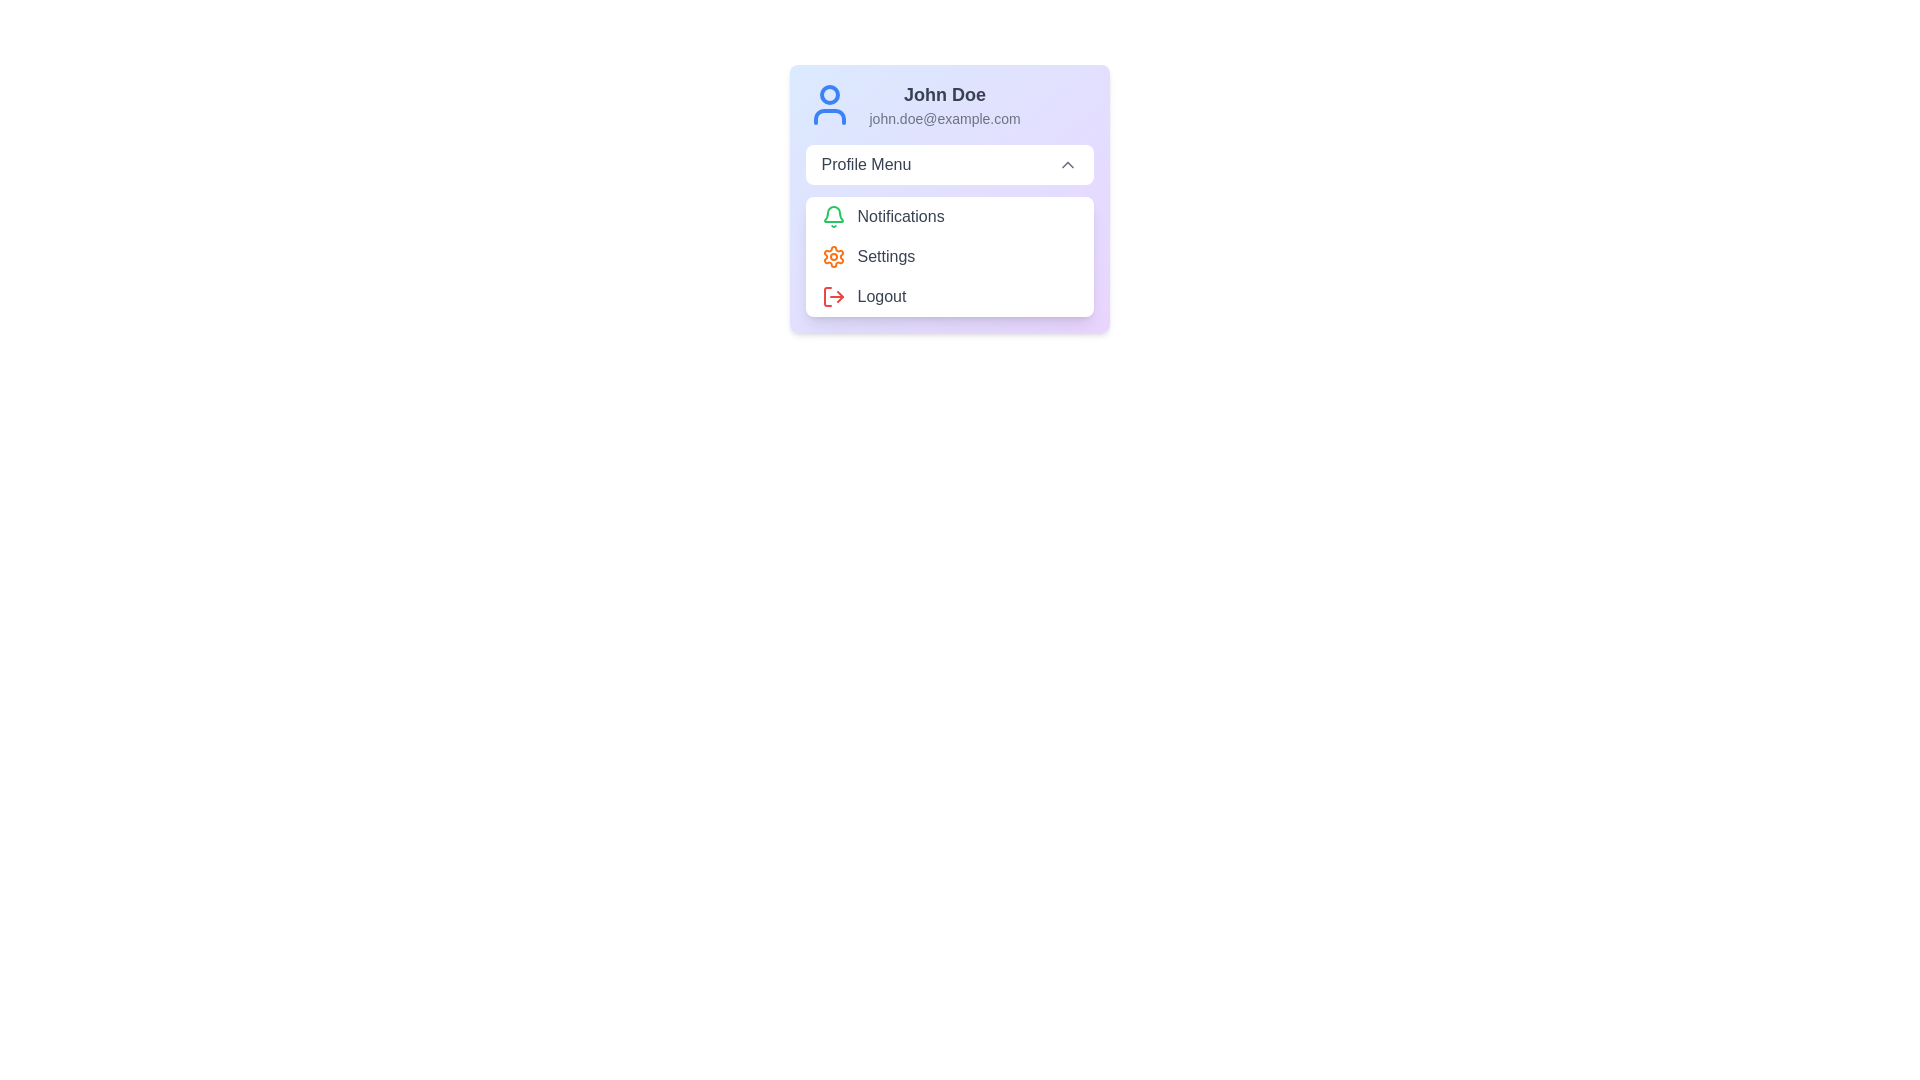  What do you see at coordinates (948, 216) in the screenshot?
I see `the notifications button located in the dropdown profile menu, which is positioned beneath the user name and email, and above the 'Settings' and 'Logout' items` at bounding box center [948, 216].